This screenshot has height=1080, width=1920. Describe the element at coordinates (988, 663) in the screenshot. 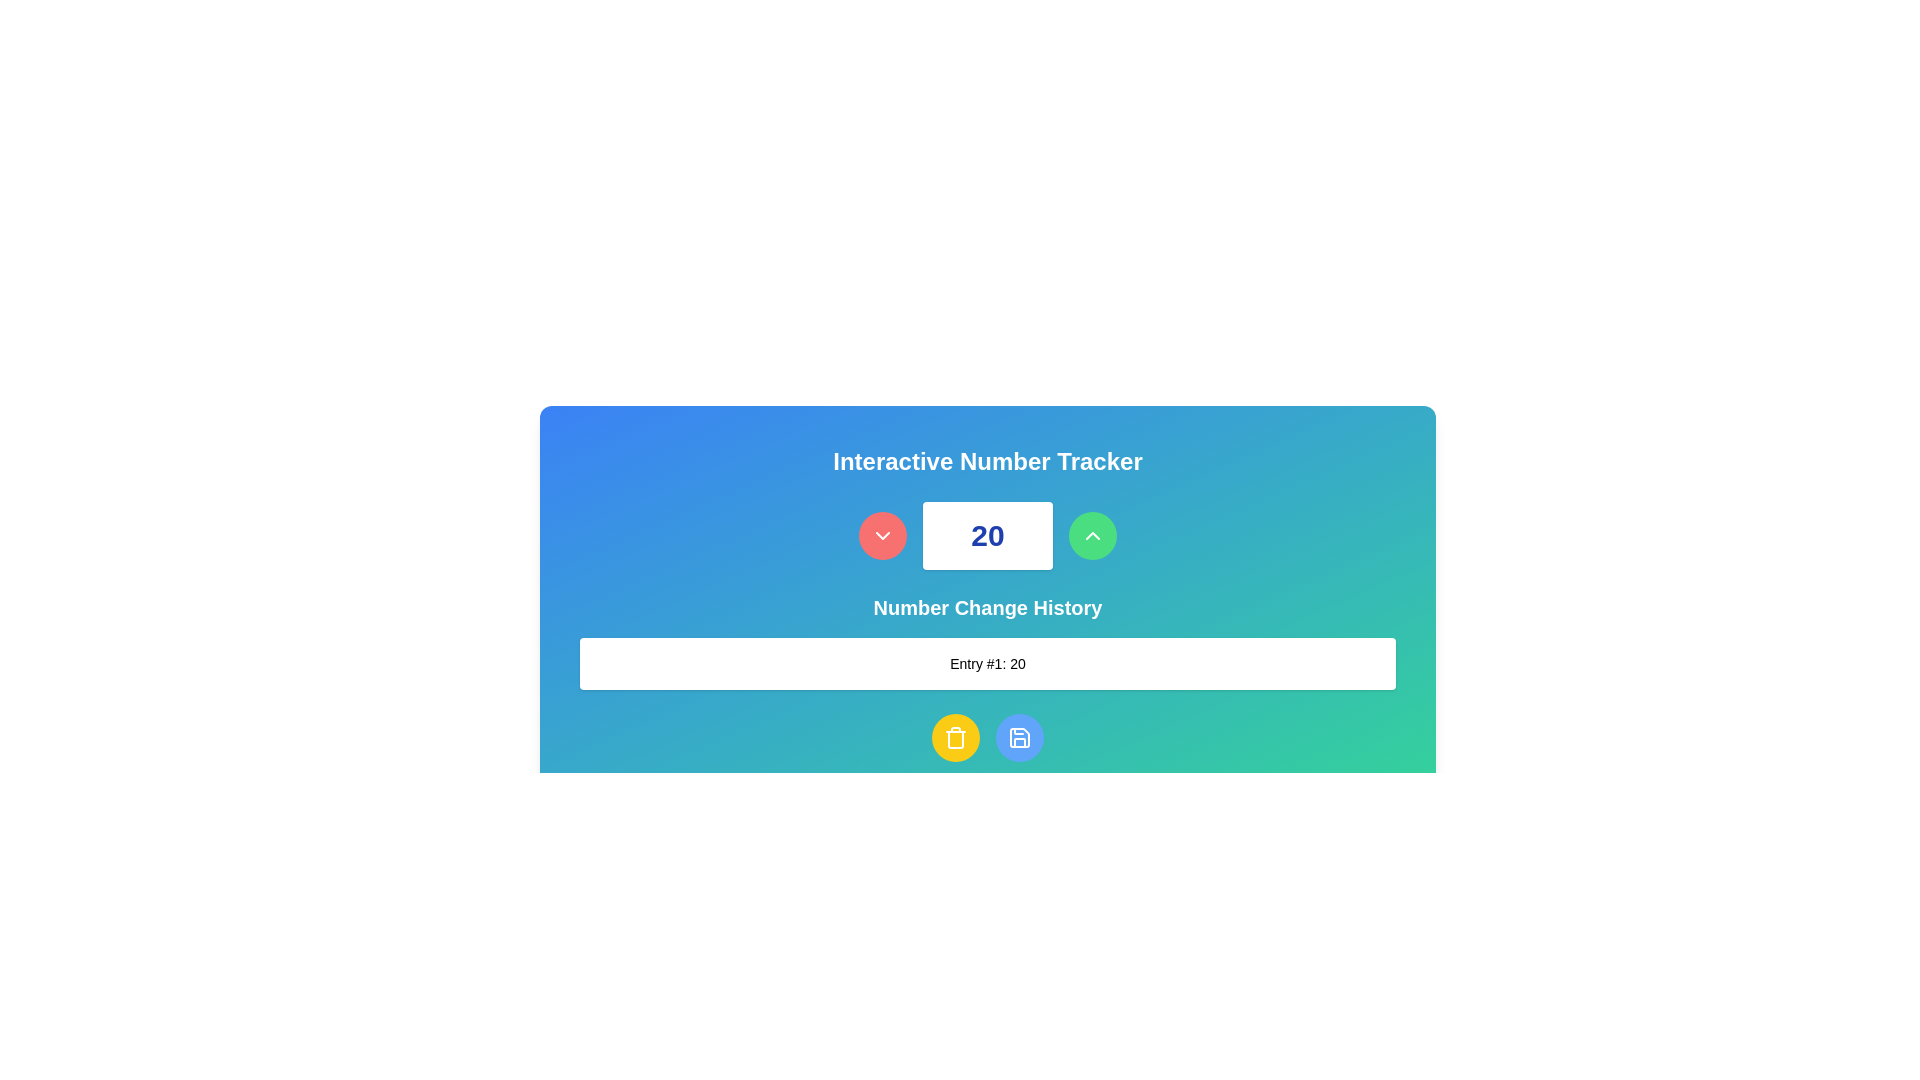

I see `the text label displaying 'Entry #1: 20' located in the 'Number Change History' section at the bottom of the primary interface` at that location.